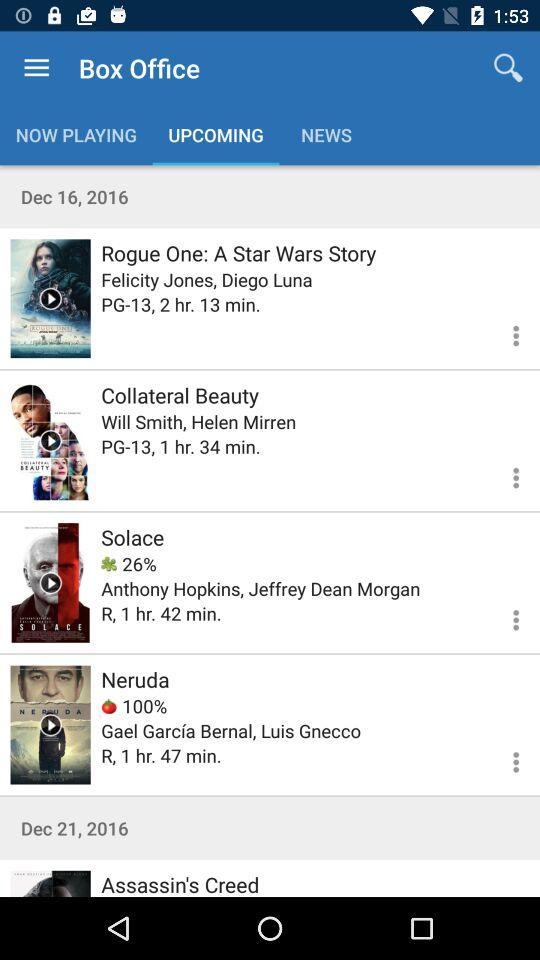  I want to click on item below rogue one a, so click(205, 278).